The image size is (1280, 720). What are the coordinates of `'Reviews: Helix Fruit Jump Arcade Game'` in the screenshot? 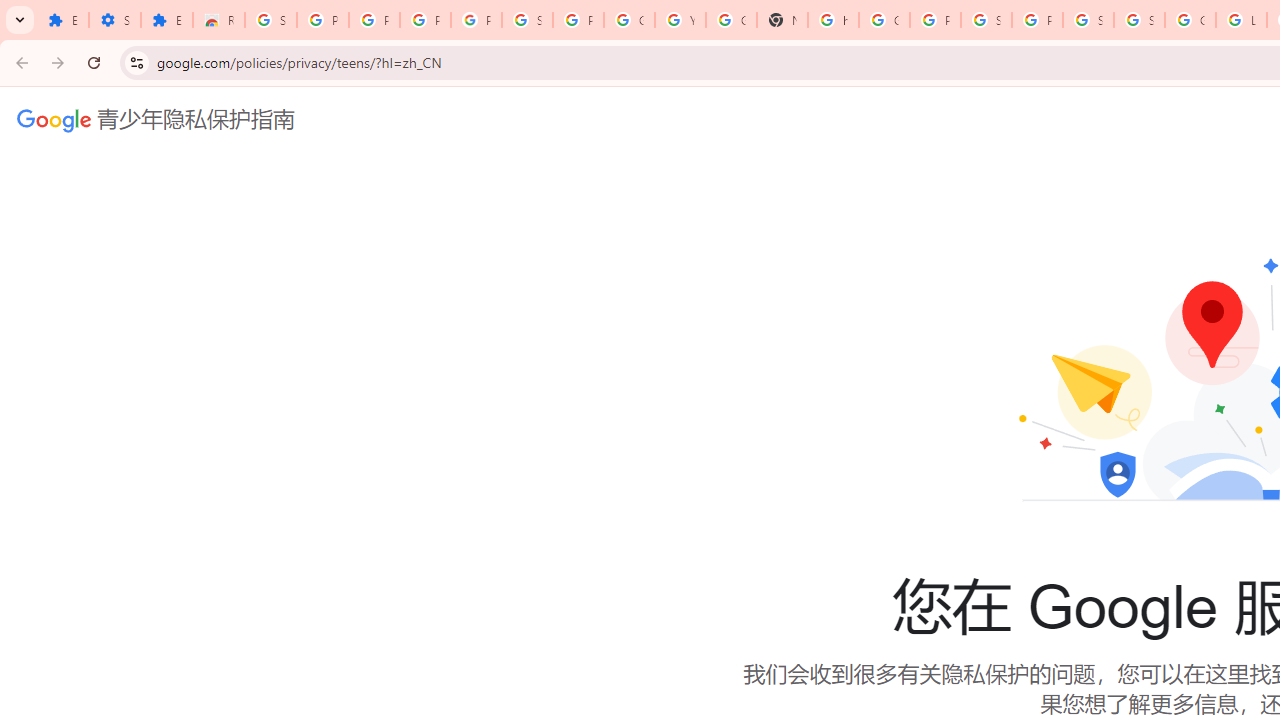 It's located at (218, 20).